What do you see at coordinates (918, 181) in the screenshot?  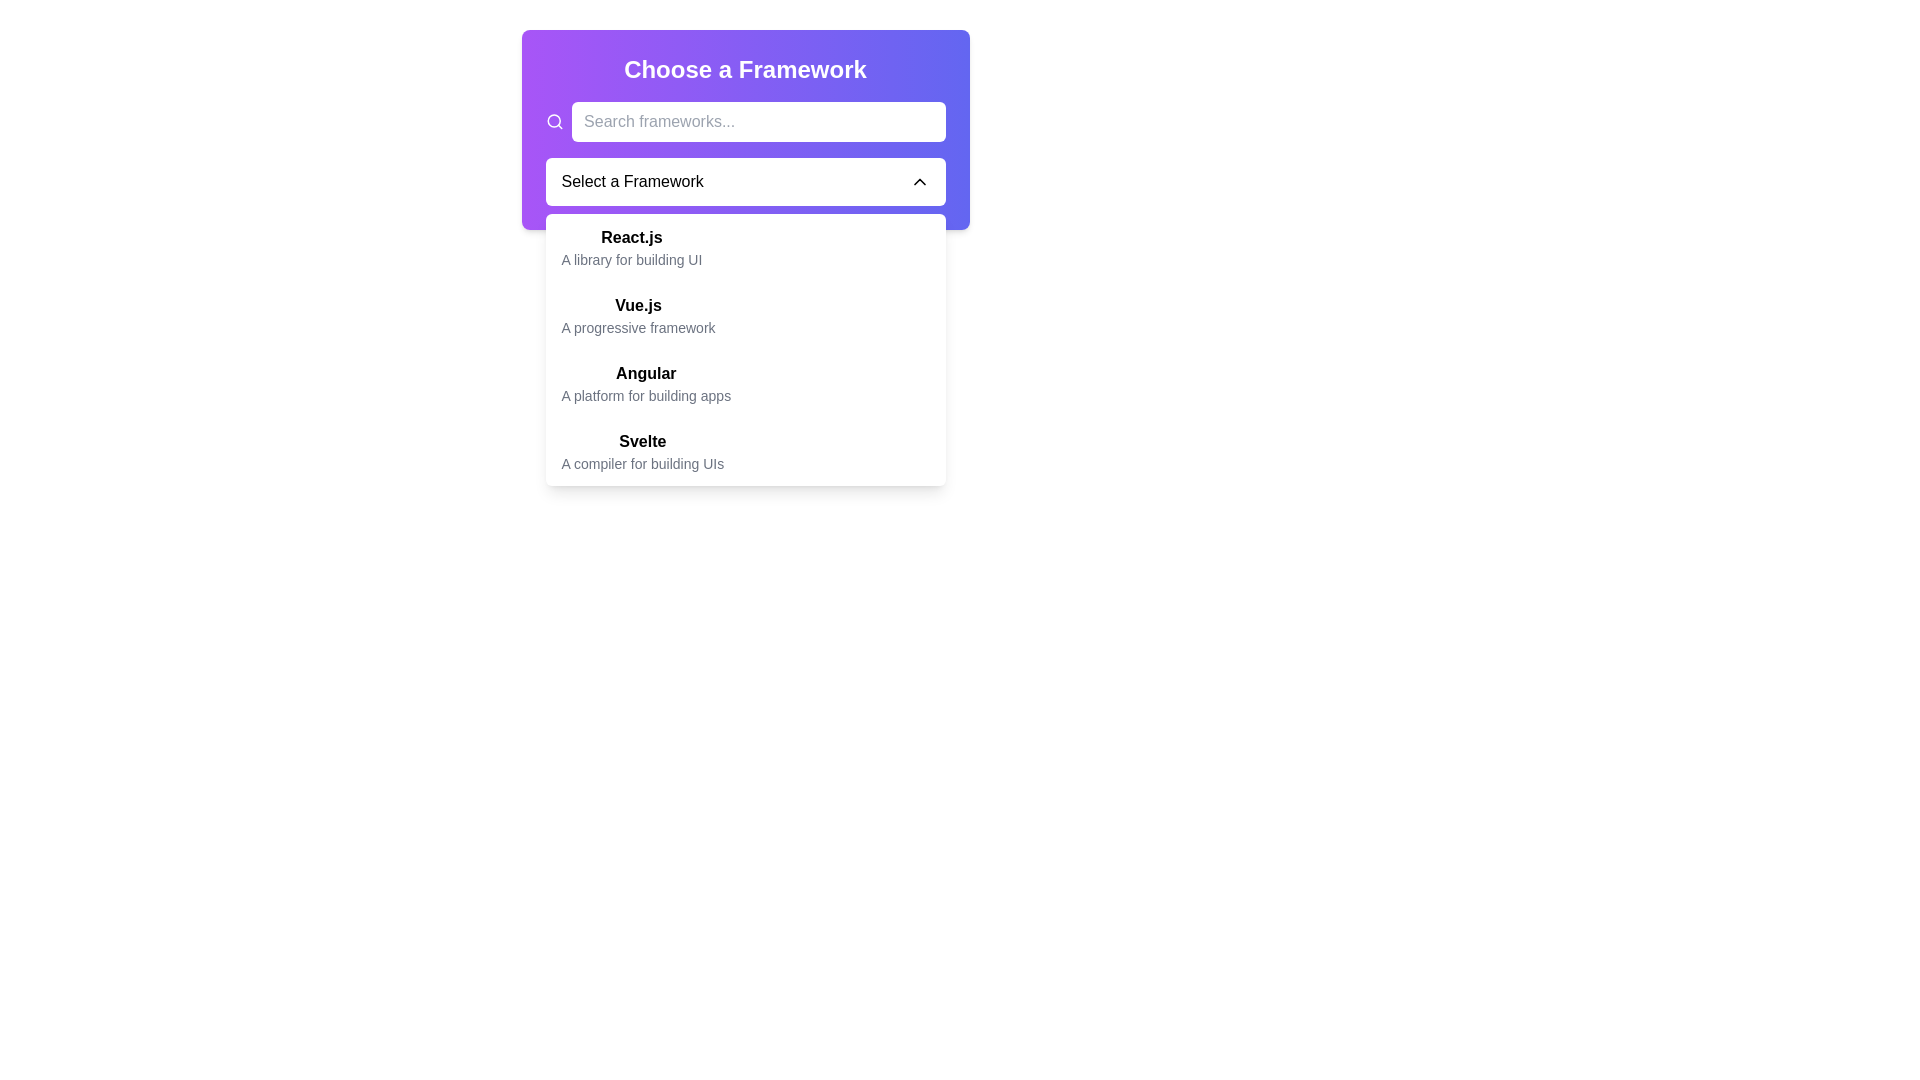 I see `the collapse icon located at the rightmost end of the 'Select a Framework' dropdown menu to hide its contents` at bounding box center [918, 181].